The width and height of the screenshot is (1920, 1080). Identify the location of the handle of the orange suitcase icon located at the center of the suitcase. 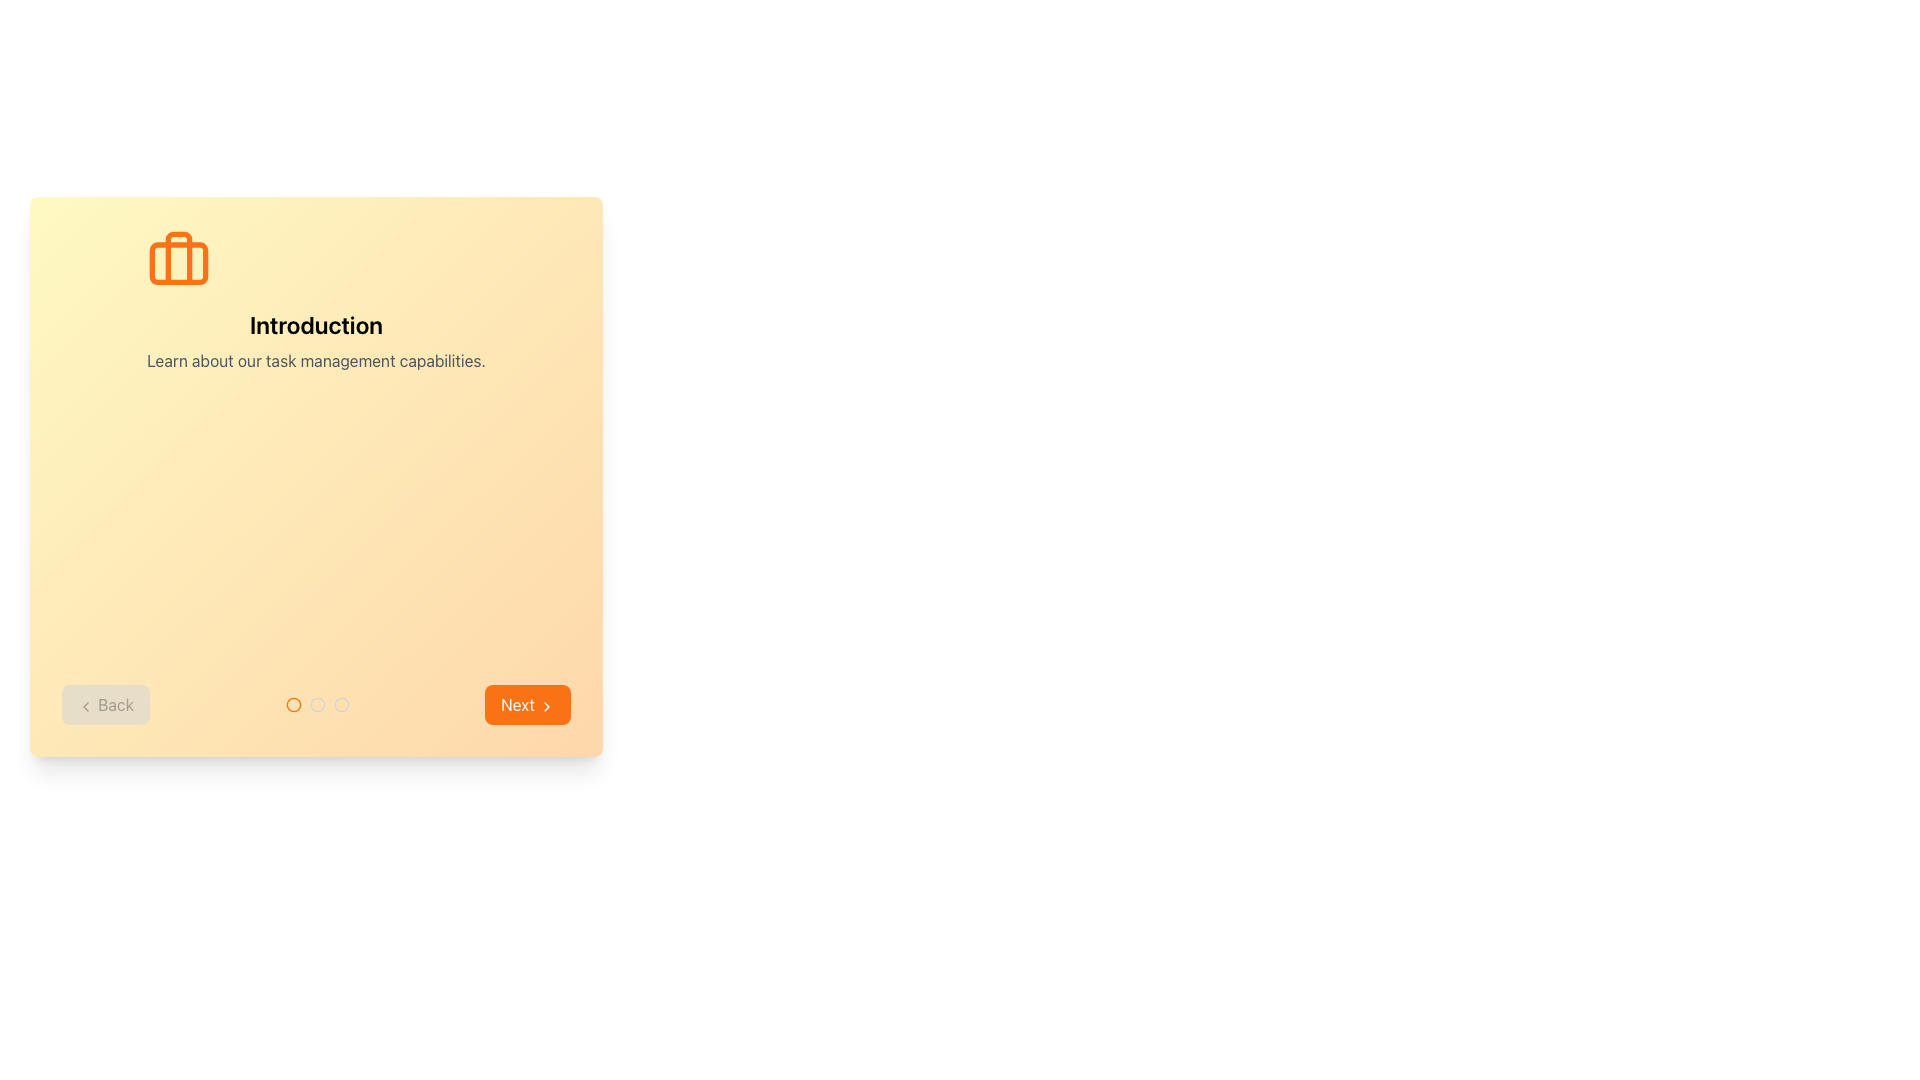
(179, 257).